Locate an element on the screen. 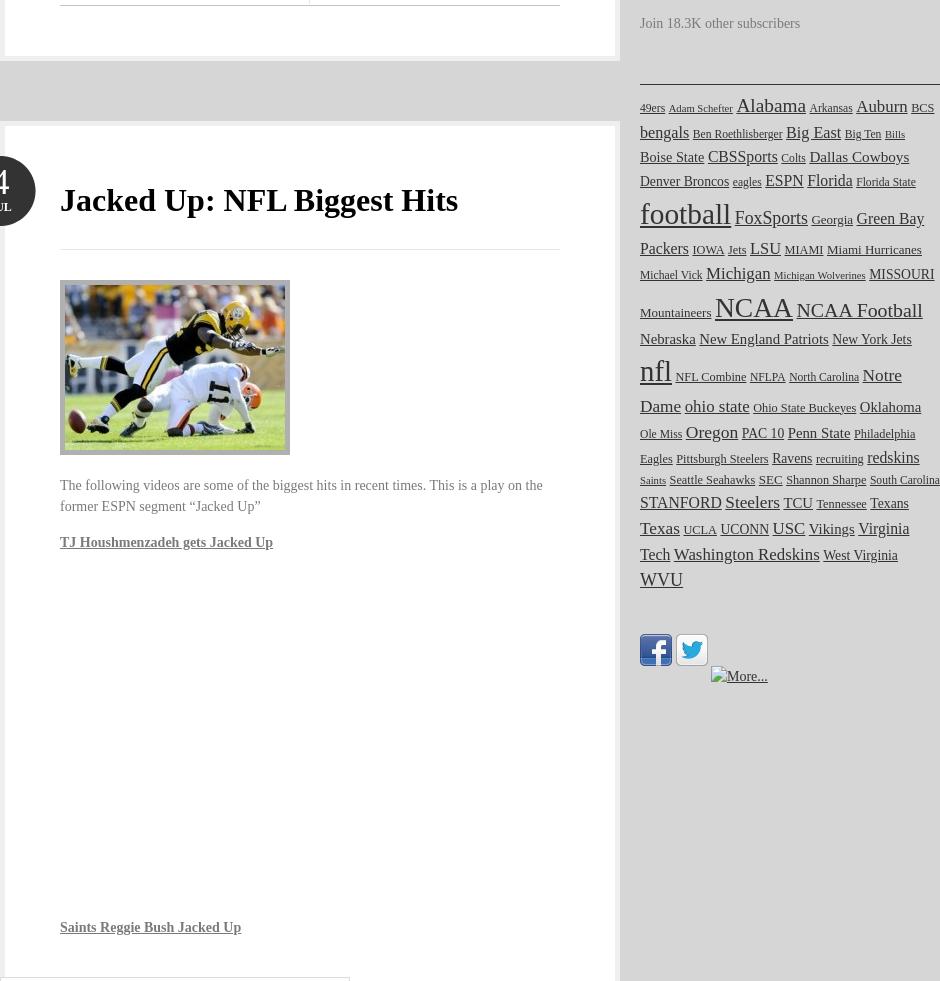 This screenshot has height=981, width=940. 'MIAMI' is located at coordinates (803, 247).